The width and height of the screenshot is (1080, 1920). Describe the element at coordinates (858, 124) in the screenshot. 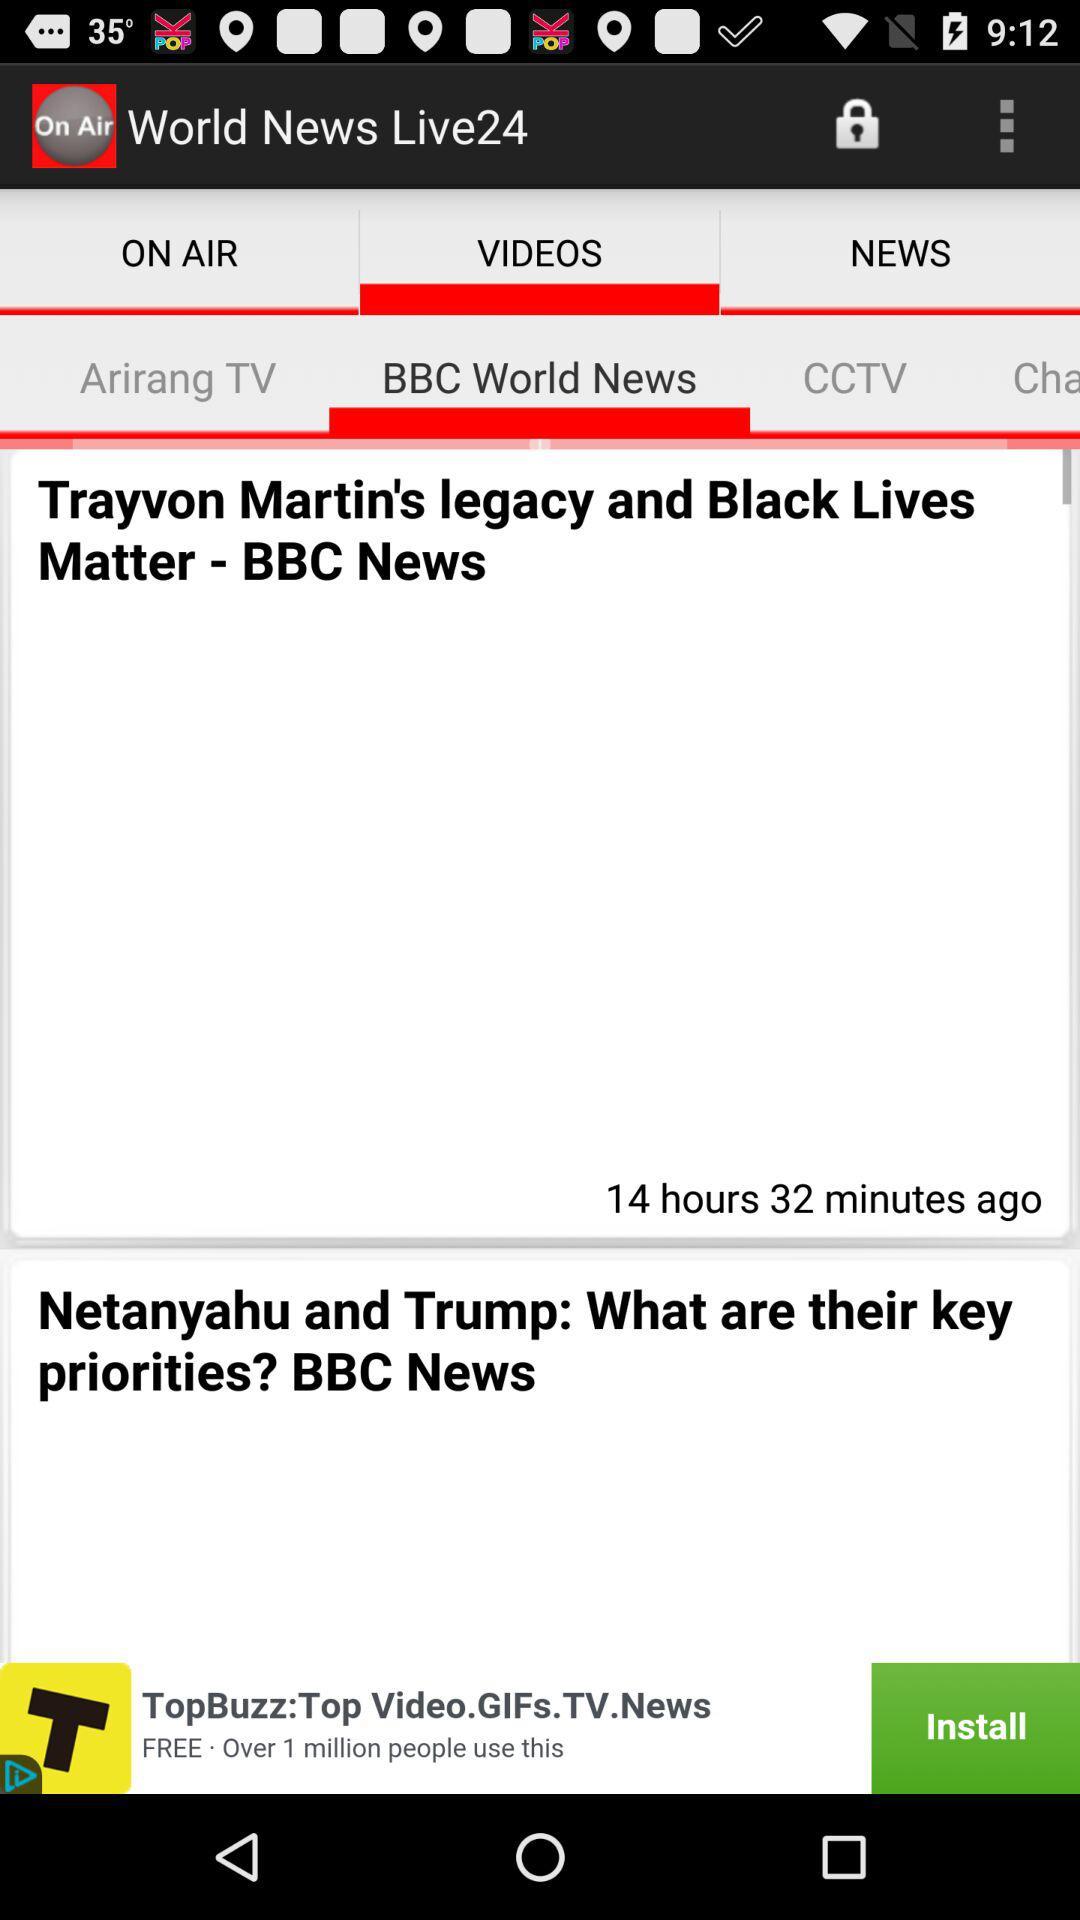

I see `the app above news app` at that location.